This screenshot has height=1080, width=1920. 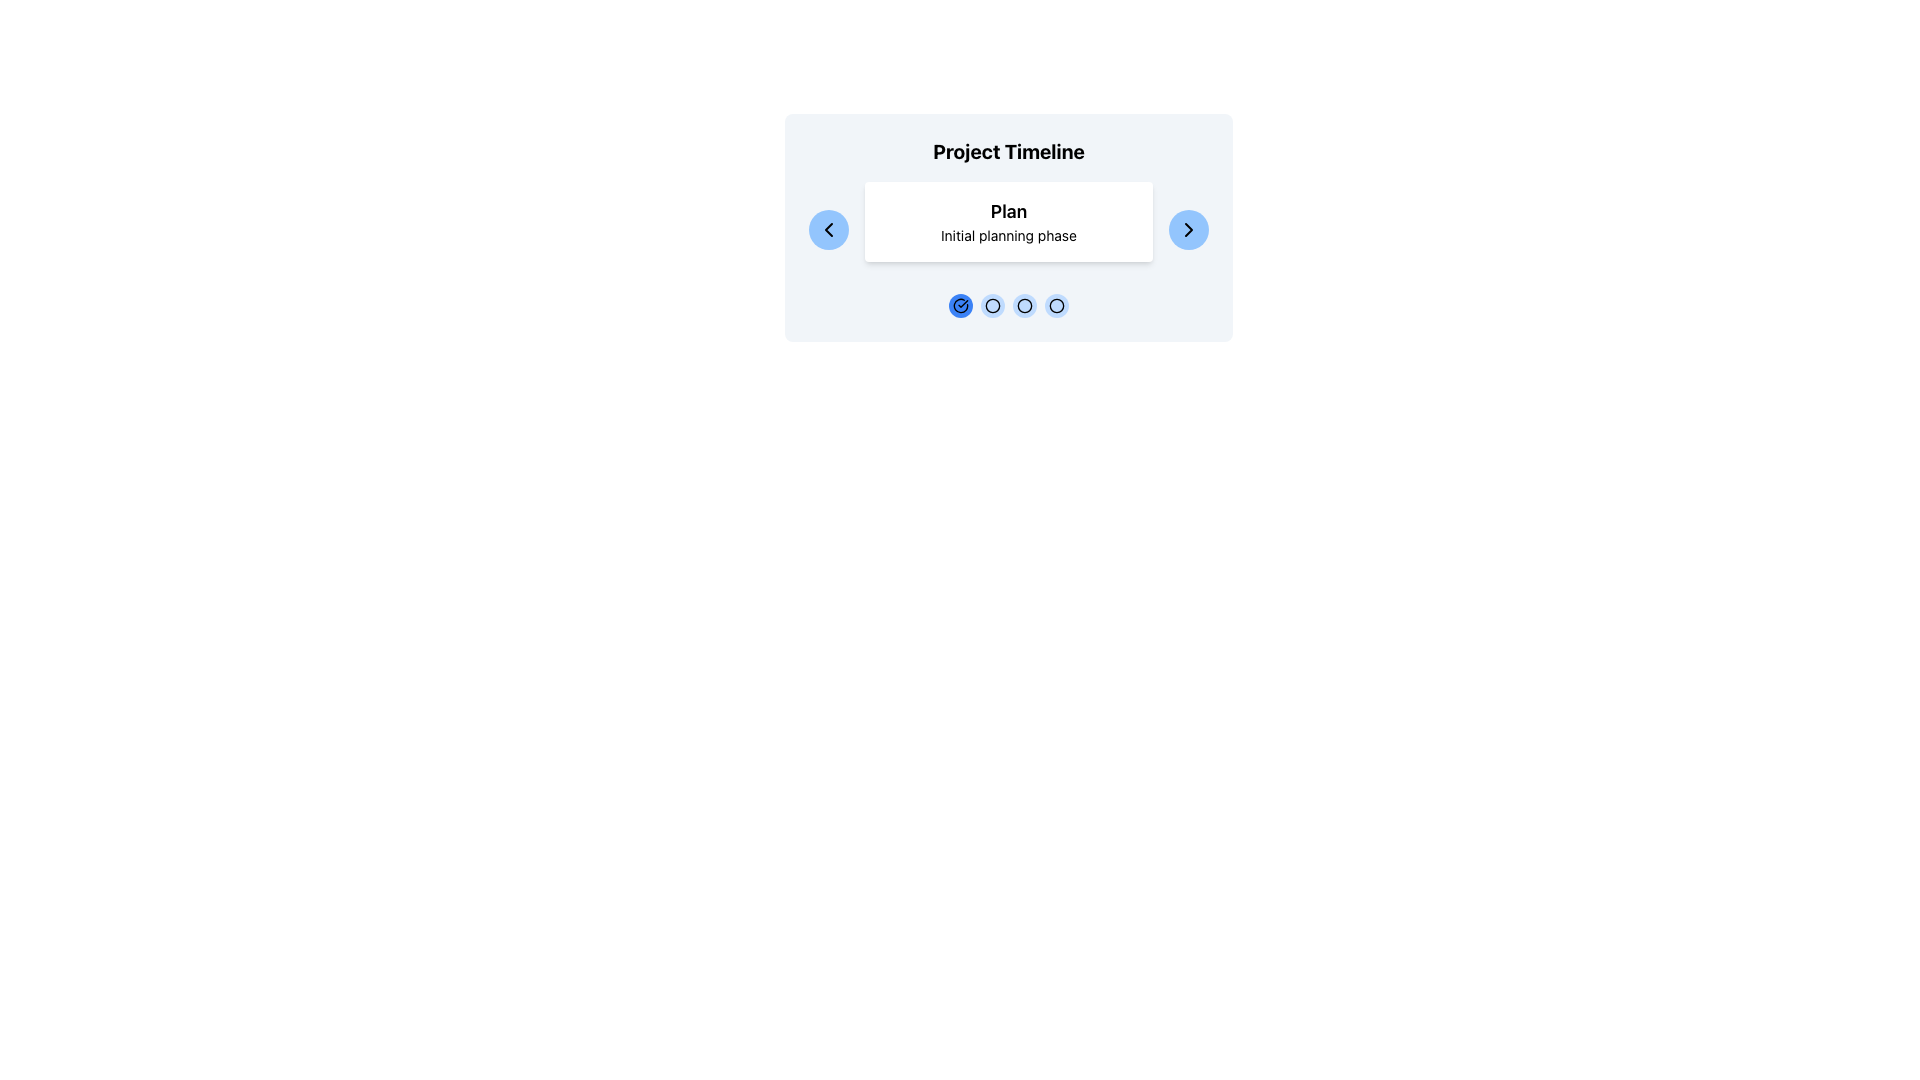 What do you see at coordinates (1055, 305) in the screenshot?
I see `the circular blue button with a thin black border, located below the 'Plan' label in the 'Project Timeline' card` at bounding box center [1055, 305].